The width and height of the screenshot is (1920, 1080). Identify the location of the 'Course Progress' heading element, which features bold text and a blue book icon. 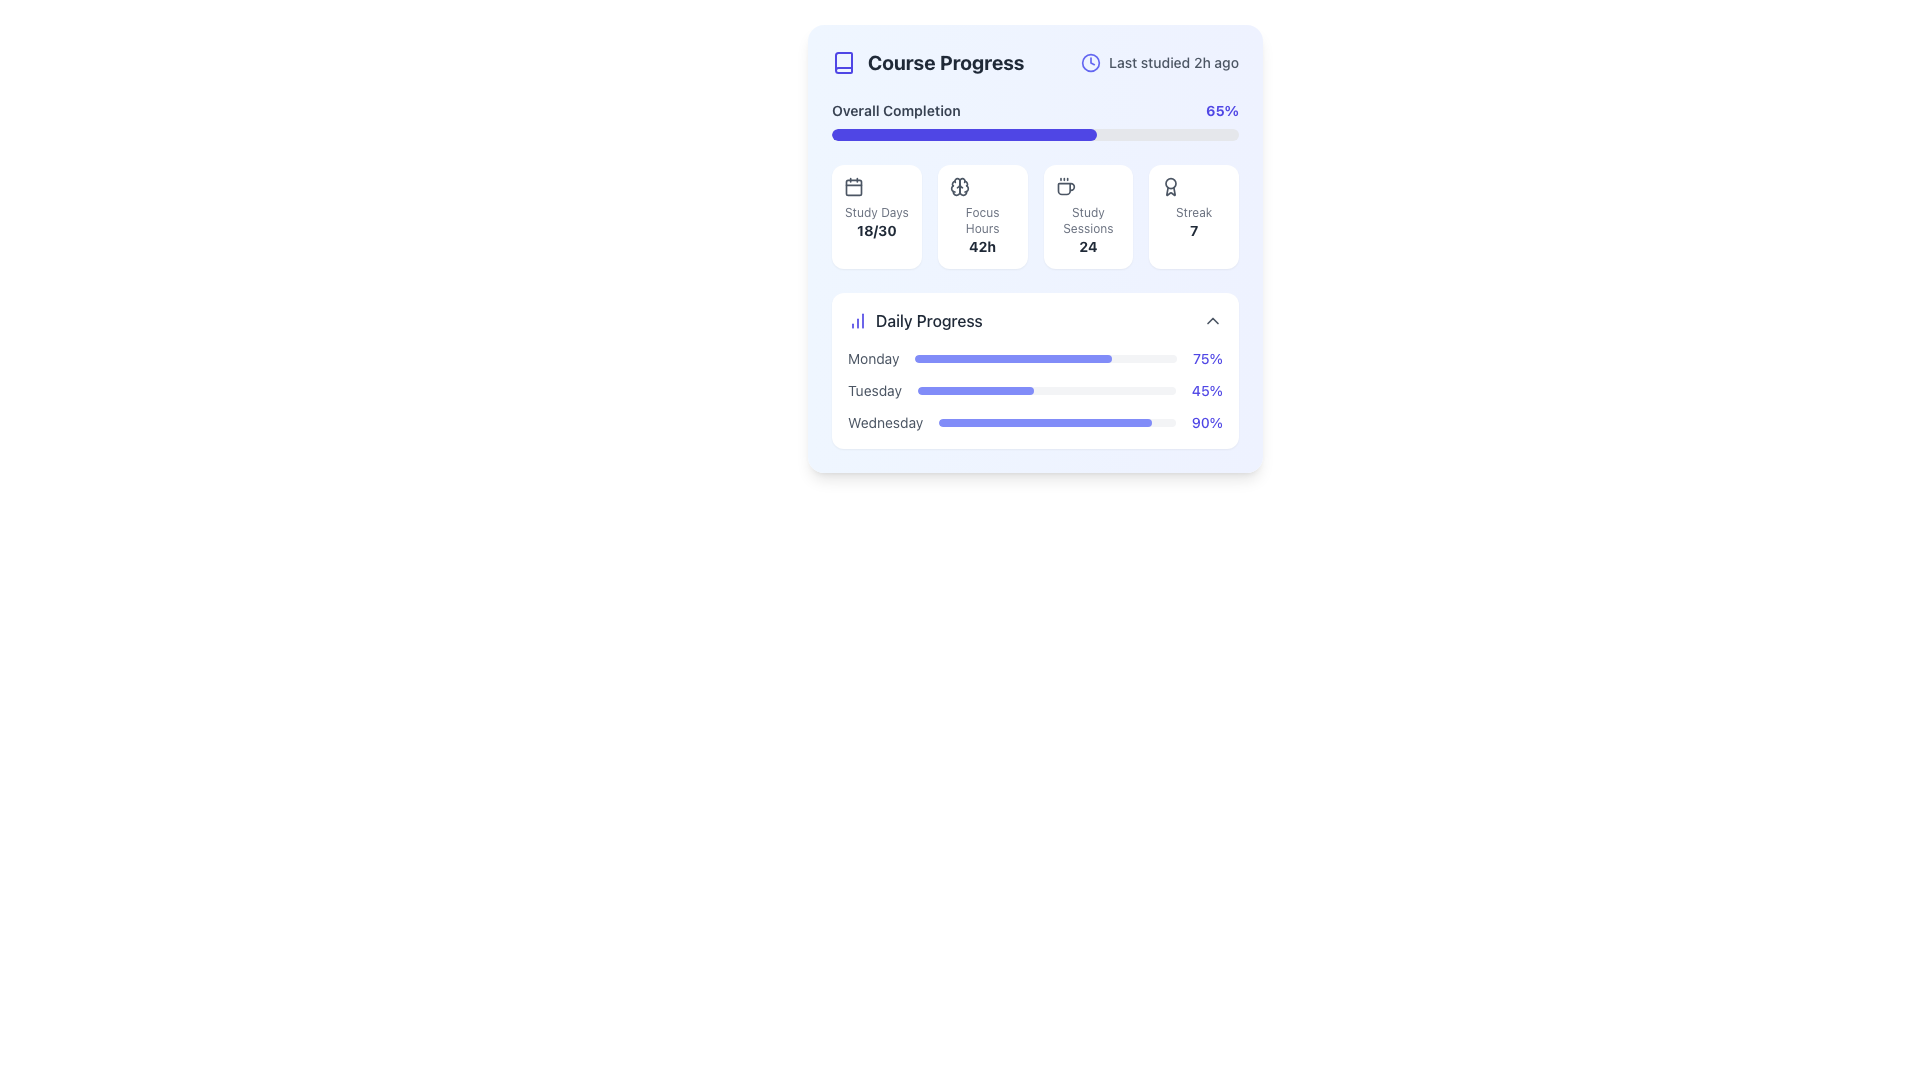
(926, 61).